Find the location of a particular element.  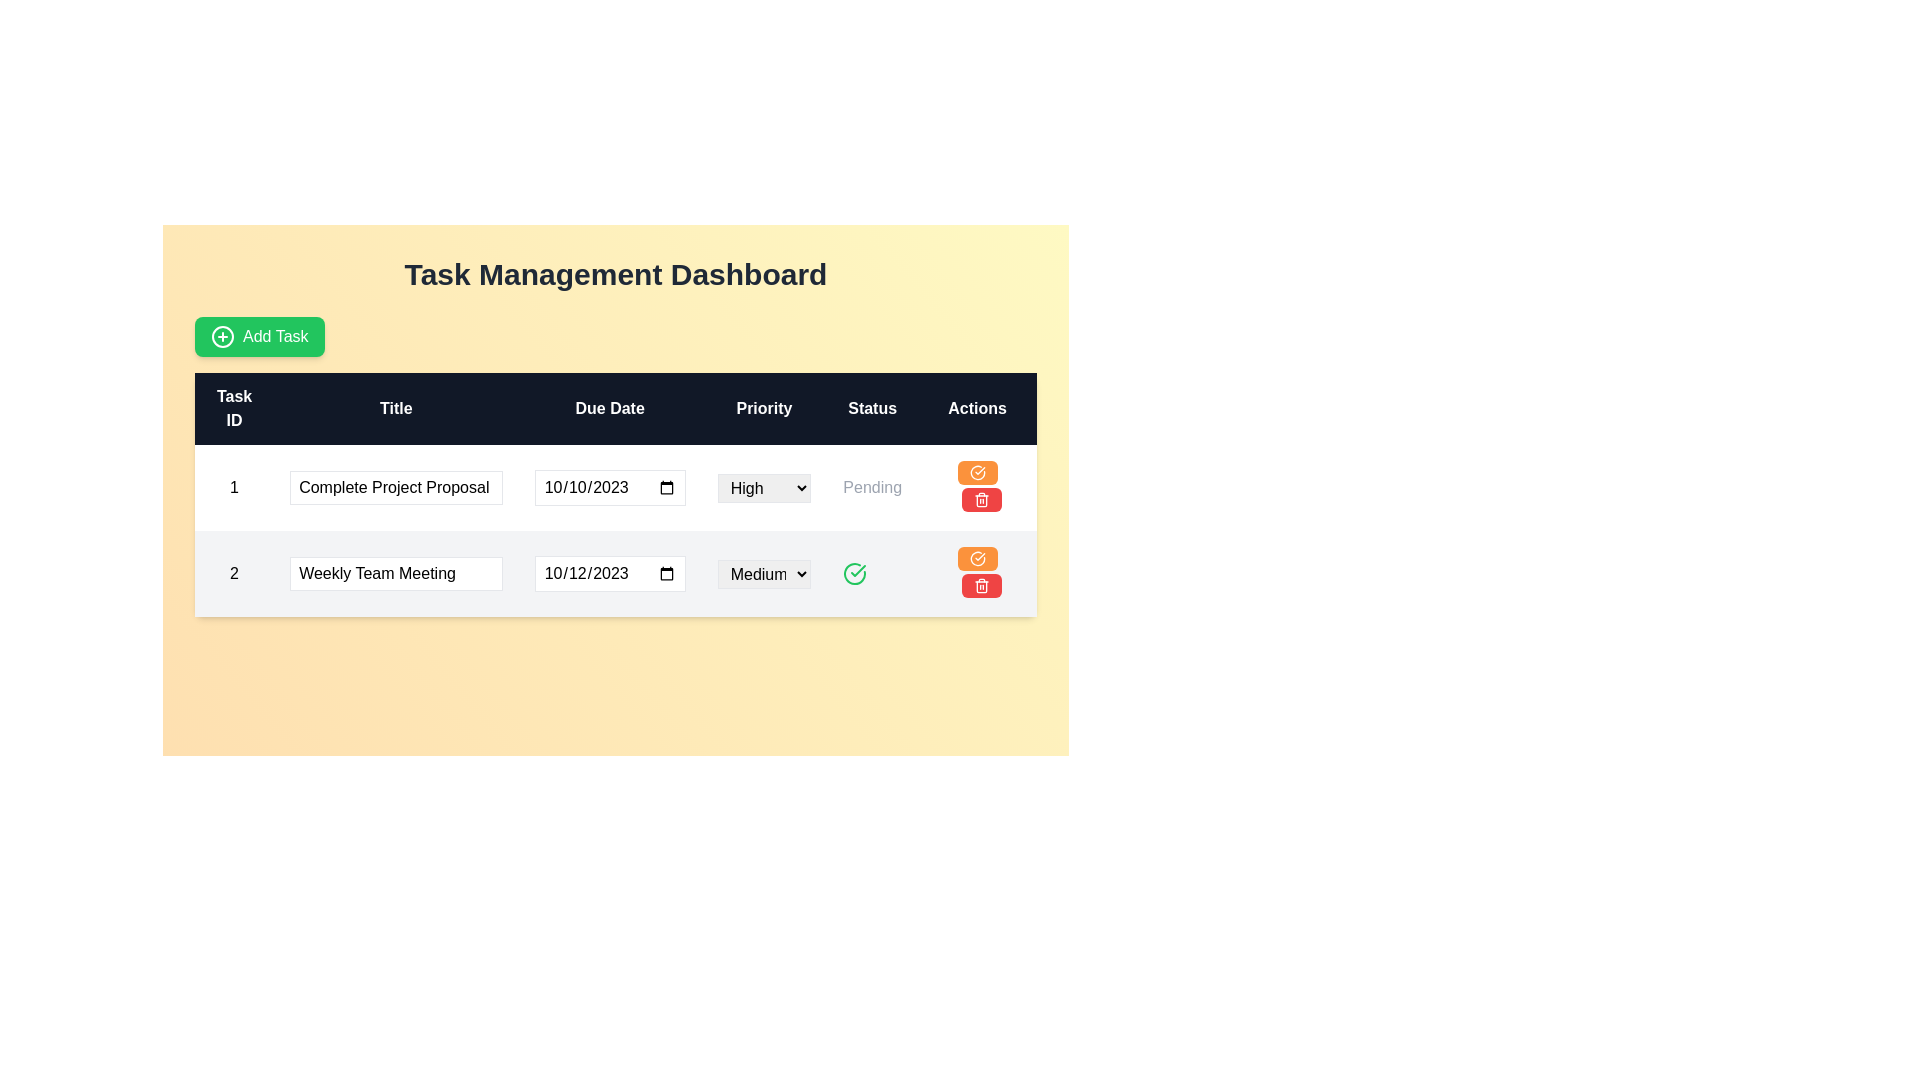

the delete button located in the 'Actions' column of the second row in the 'Task Management Dashboard' table is located at coordinates (981, 585).